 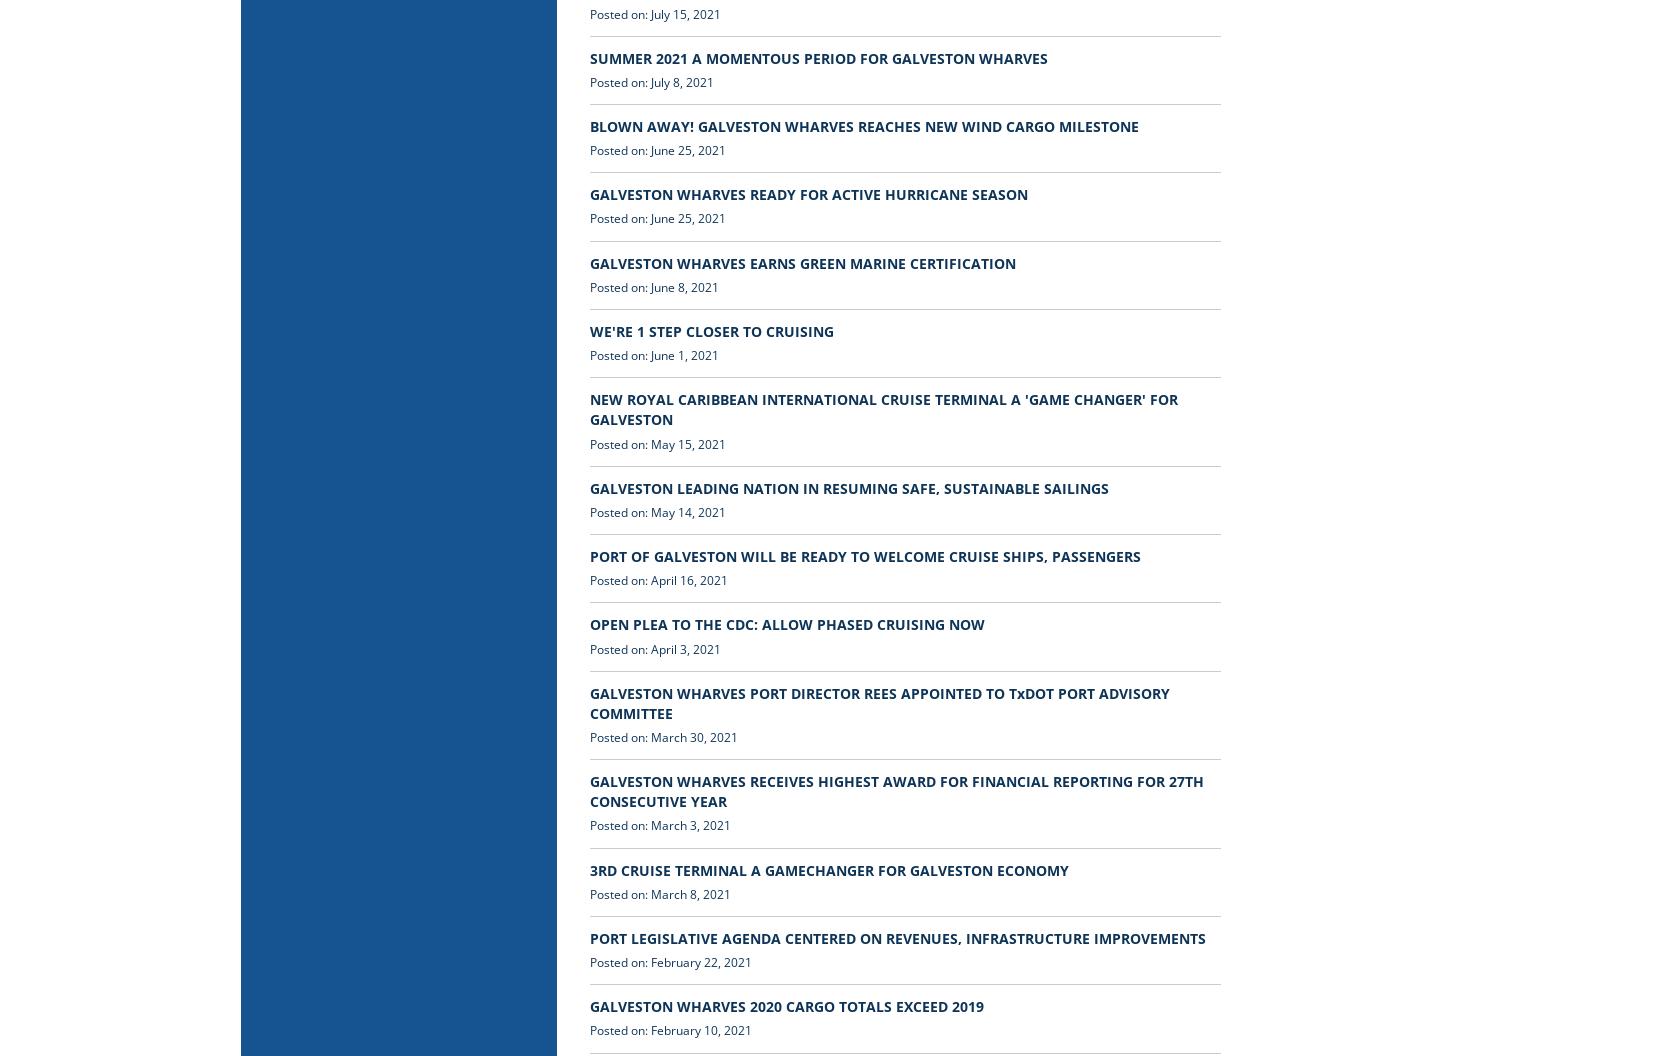 What do you see at coordinates (849, 486) in the screenshot?
I see `'GALVESTON LEADING NATION IN RESUMING SAFE, SUSTAINABLE SAILINGS'` at bounding box center [849, 486].